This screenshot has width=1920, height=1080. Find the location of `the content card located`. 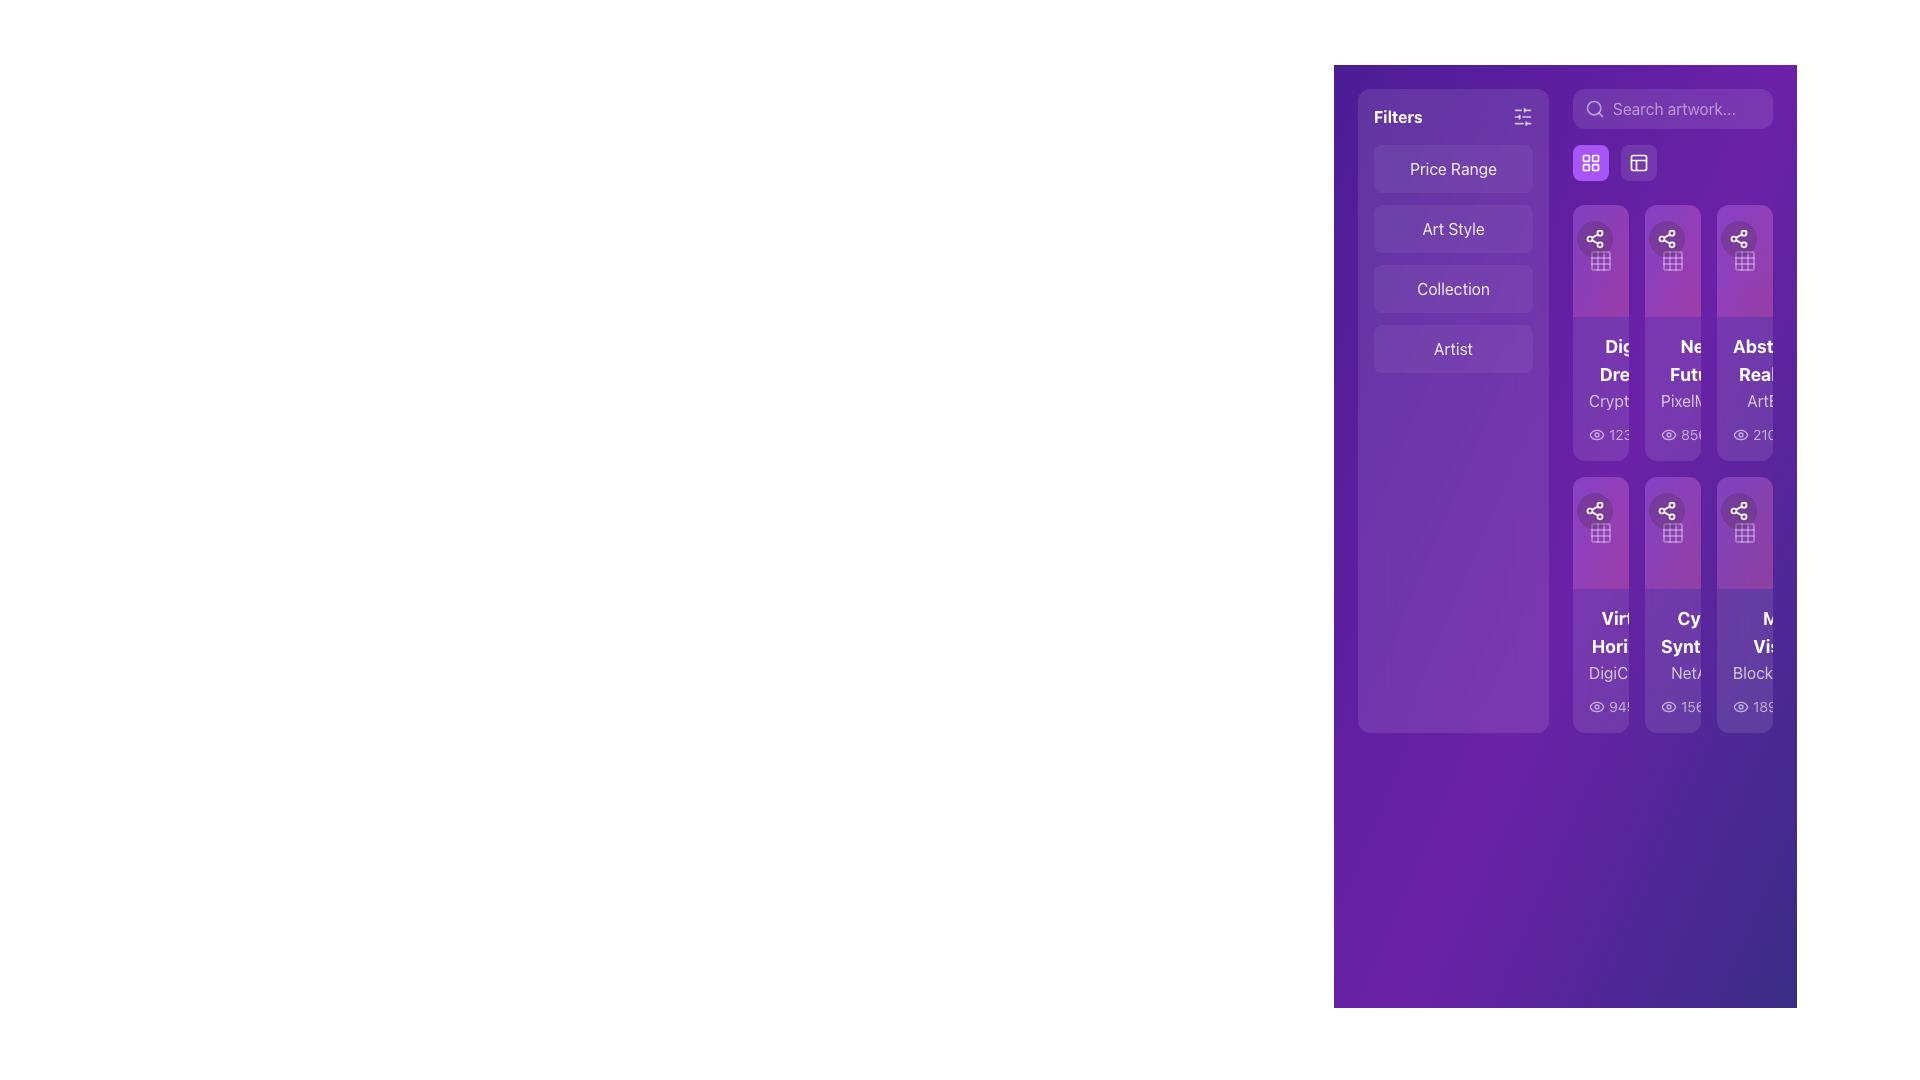

the content card located is located at coordinates (1673, 469).